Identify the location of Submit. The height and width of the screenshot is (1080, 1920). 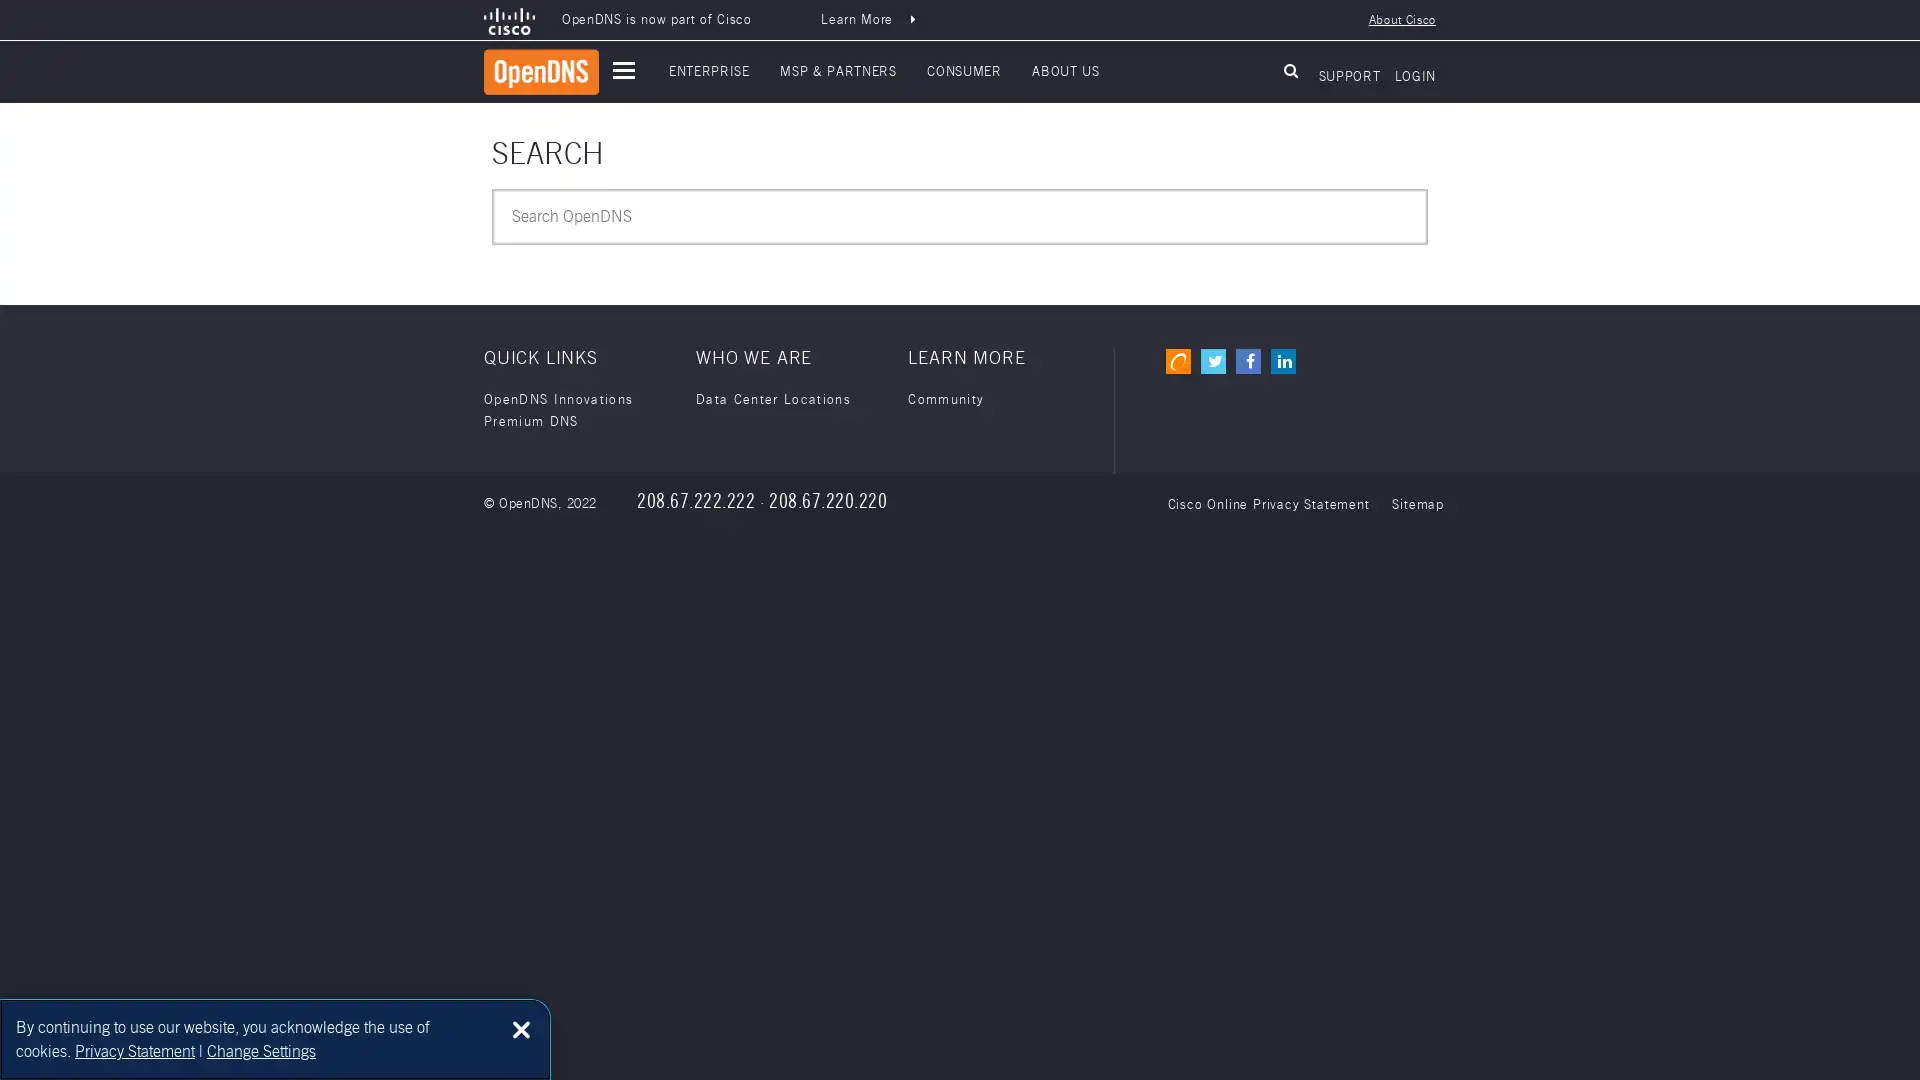
(1415, 193).